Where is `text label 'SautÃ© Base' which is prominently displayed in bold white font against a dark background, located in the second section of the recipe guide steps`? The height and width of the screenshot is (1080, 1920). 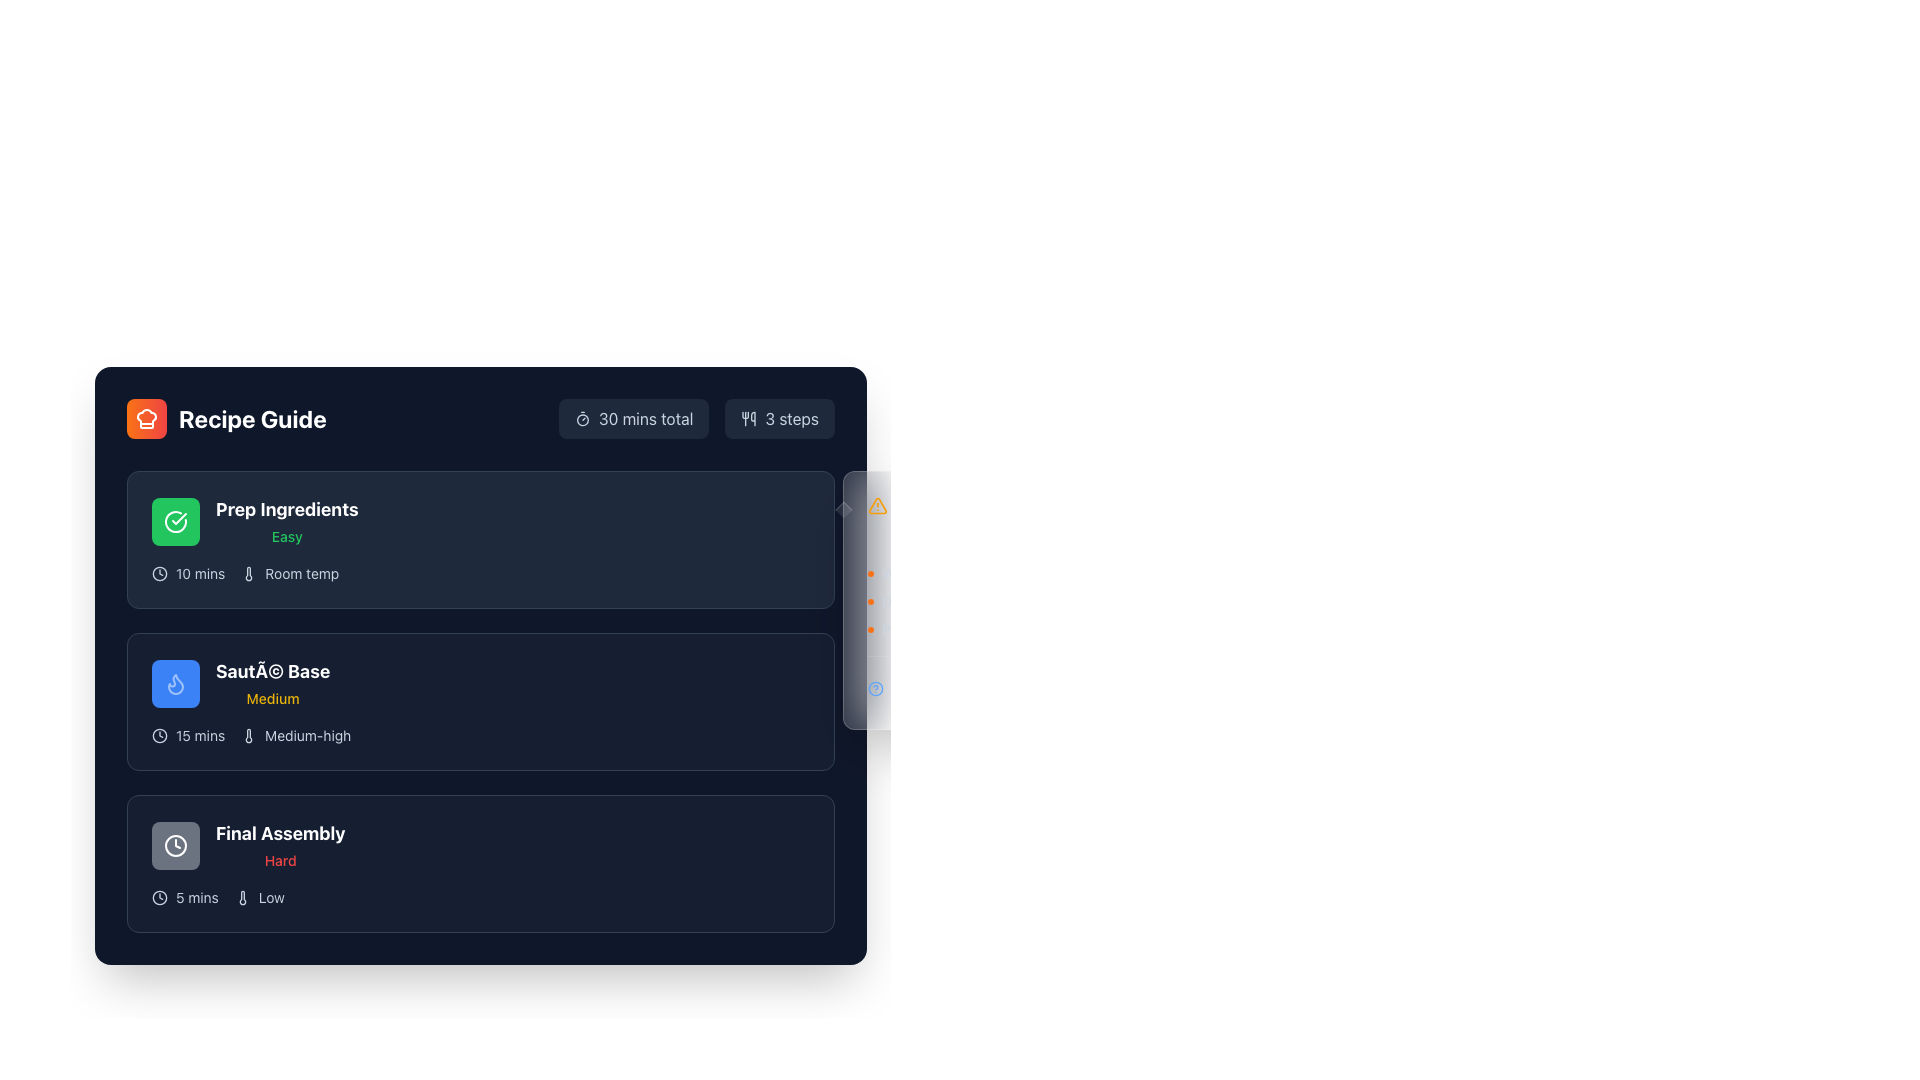
text label 'SautÃ© Base' which is prominently displayed in bold white font against a dark background, located in the second section of the recipe guide steps is located at coordinates (272, 671).